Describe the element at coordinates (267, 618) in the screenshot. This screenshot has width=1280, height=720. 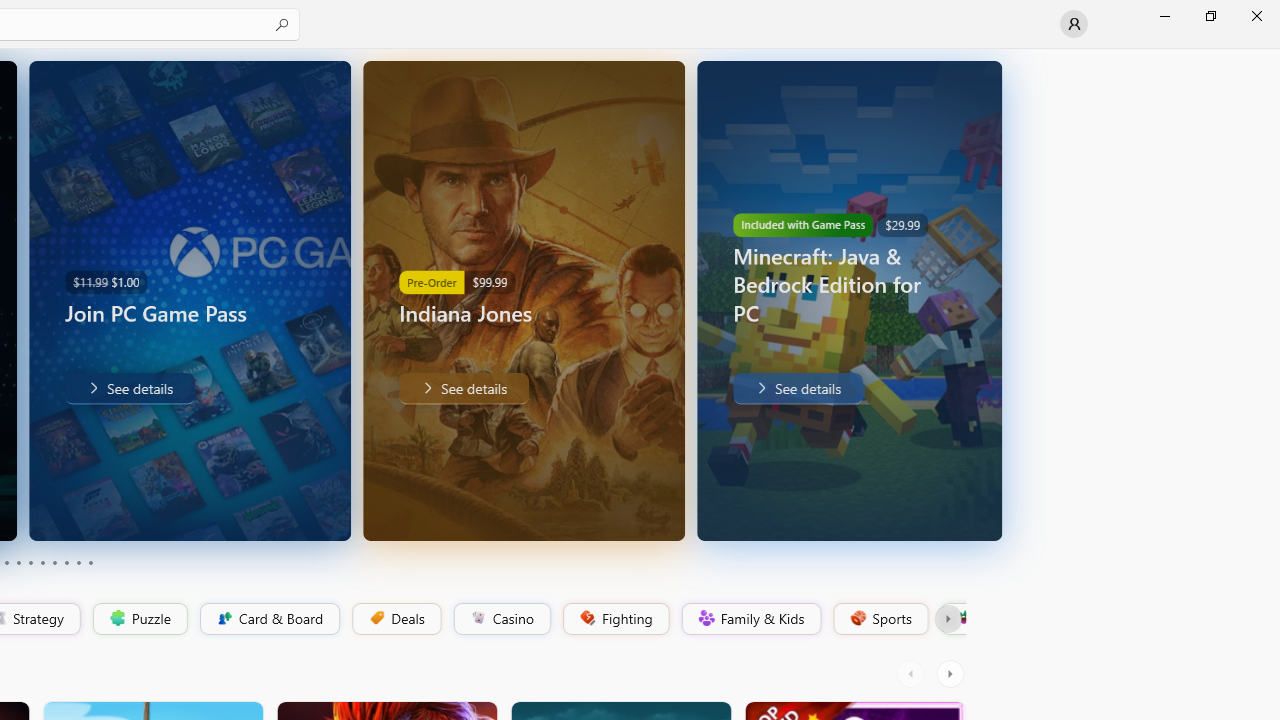
I see `'Card & Board'` at that location.